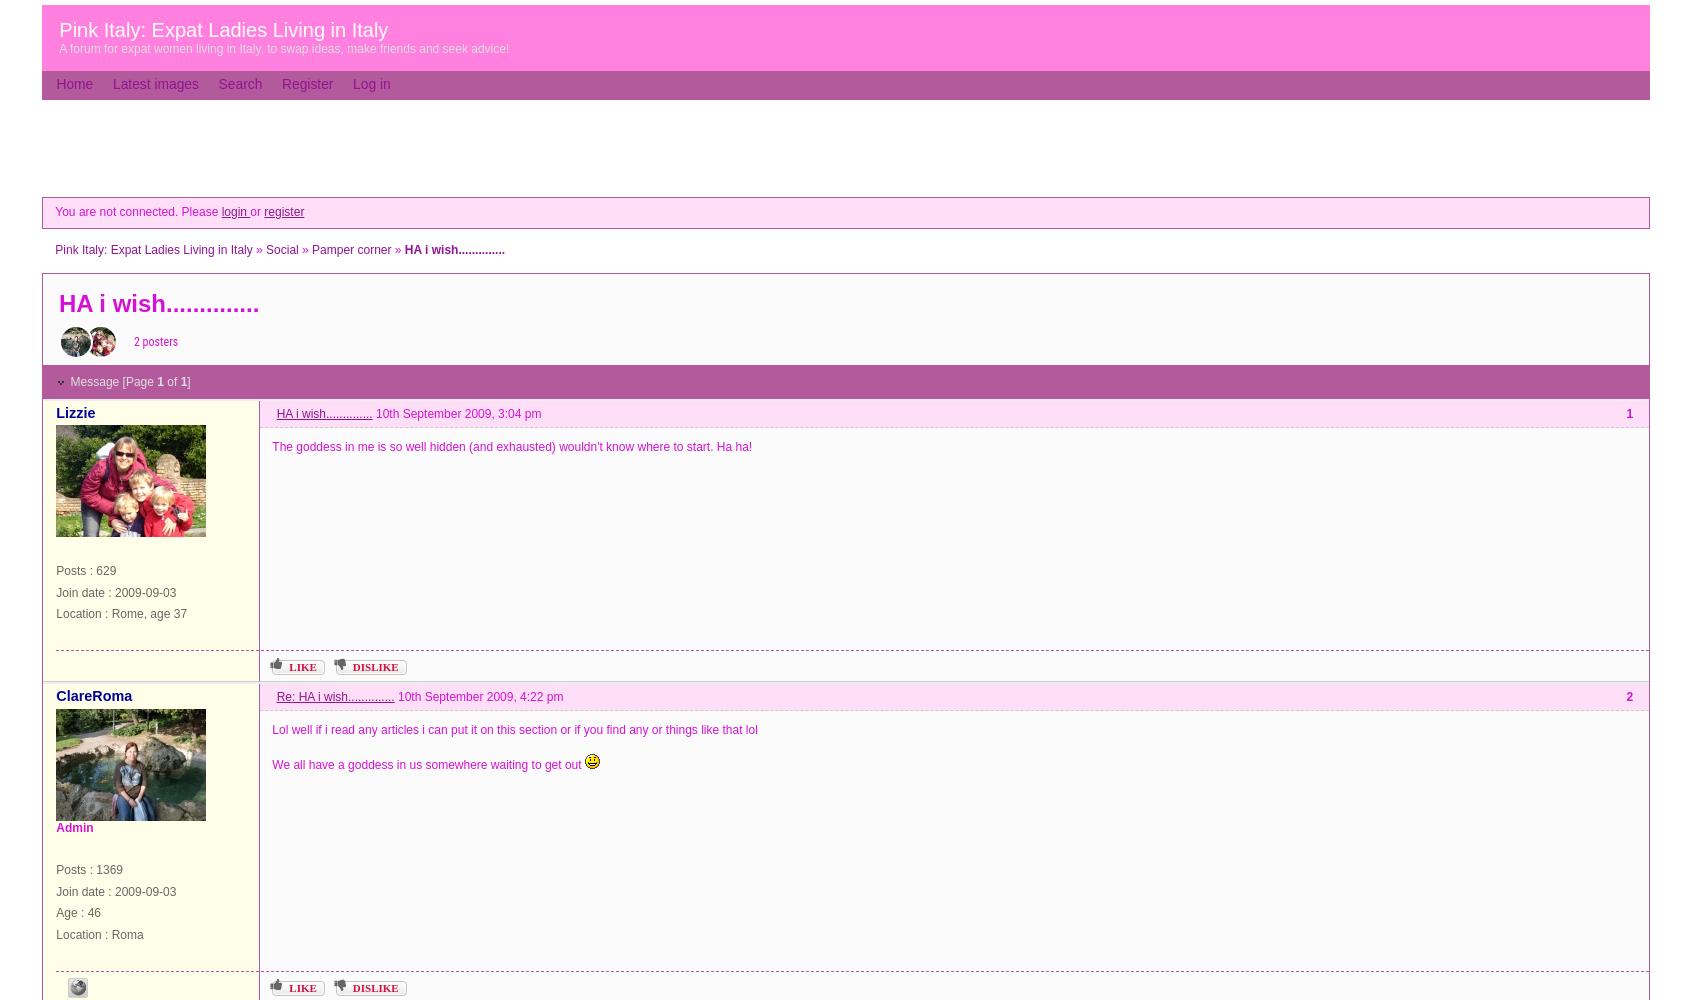 This screenshot has height=1000, width=1692. I want to click on 'Age', so click(65, 913).